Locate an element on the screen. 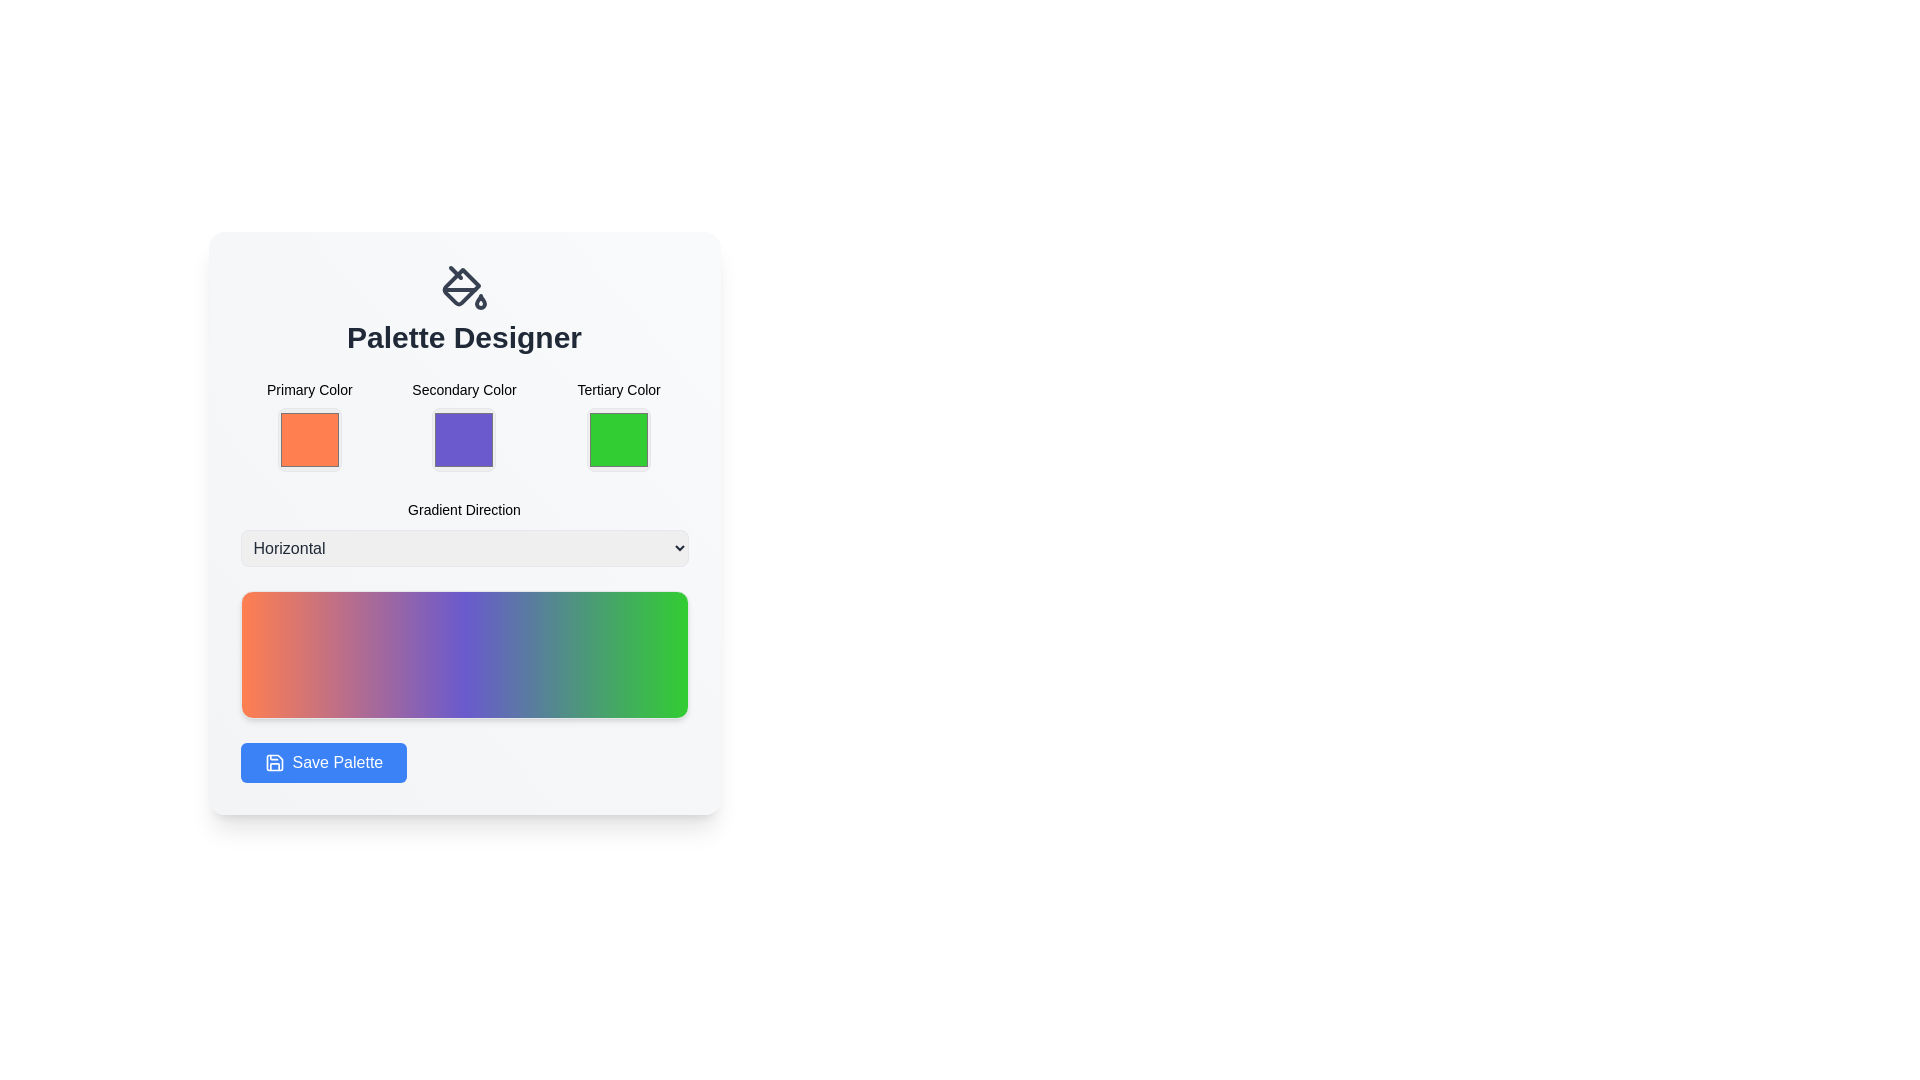 Image resolution: width=1920 pixels, height=1080 pixels. the Interactive color selection block representing the 'Secondary Color' in the color palette configuration task is located at coordinates (463, 426).